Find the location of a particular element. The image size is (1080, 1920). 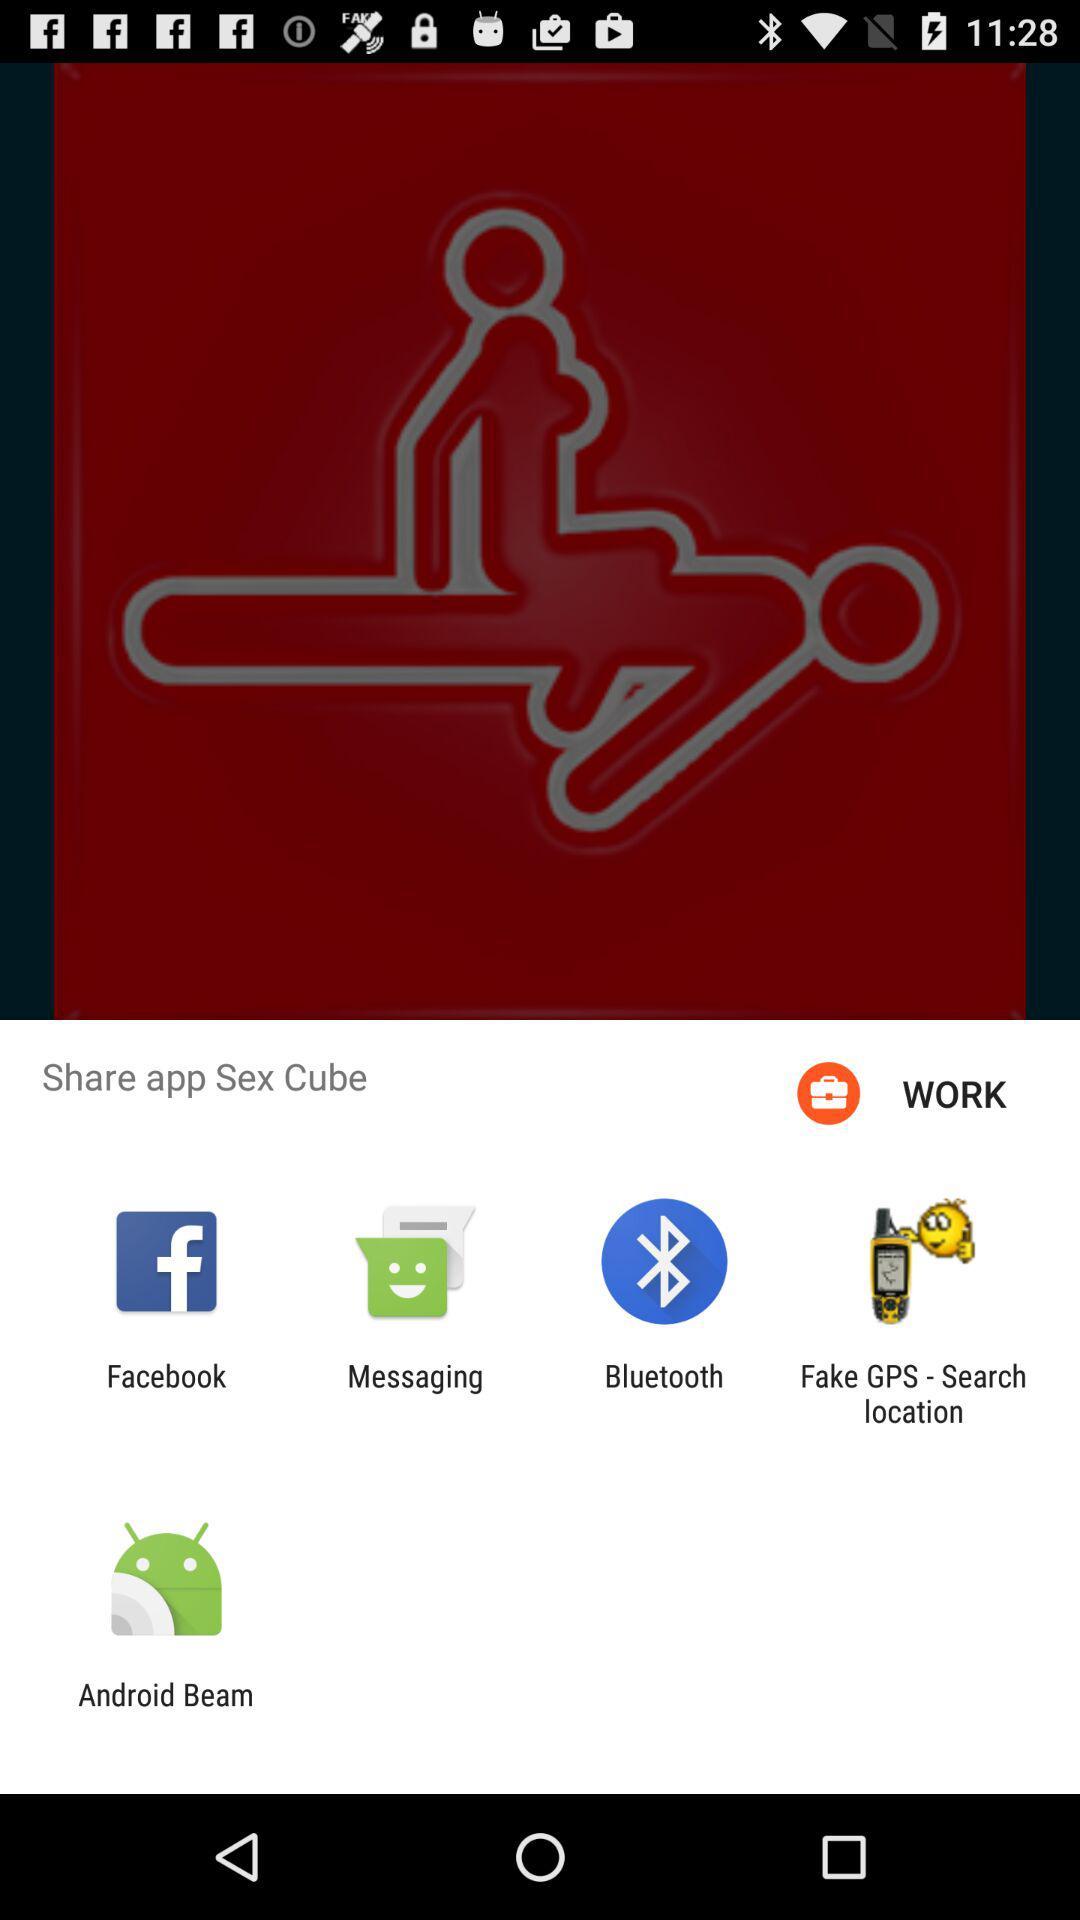

fake gps search icon is located at coordinates (913, 1392).